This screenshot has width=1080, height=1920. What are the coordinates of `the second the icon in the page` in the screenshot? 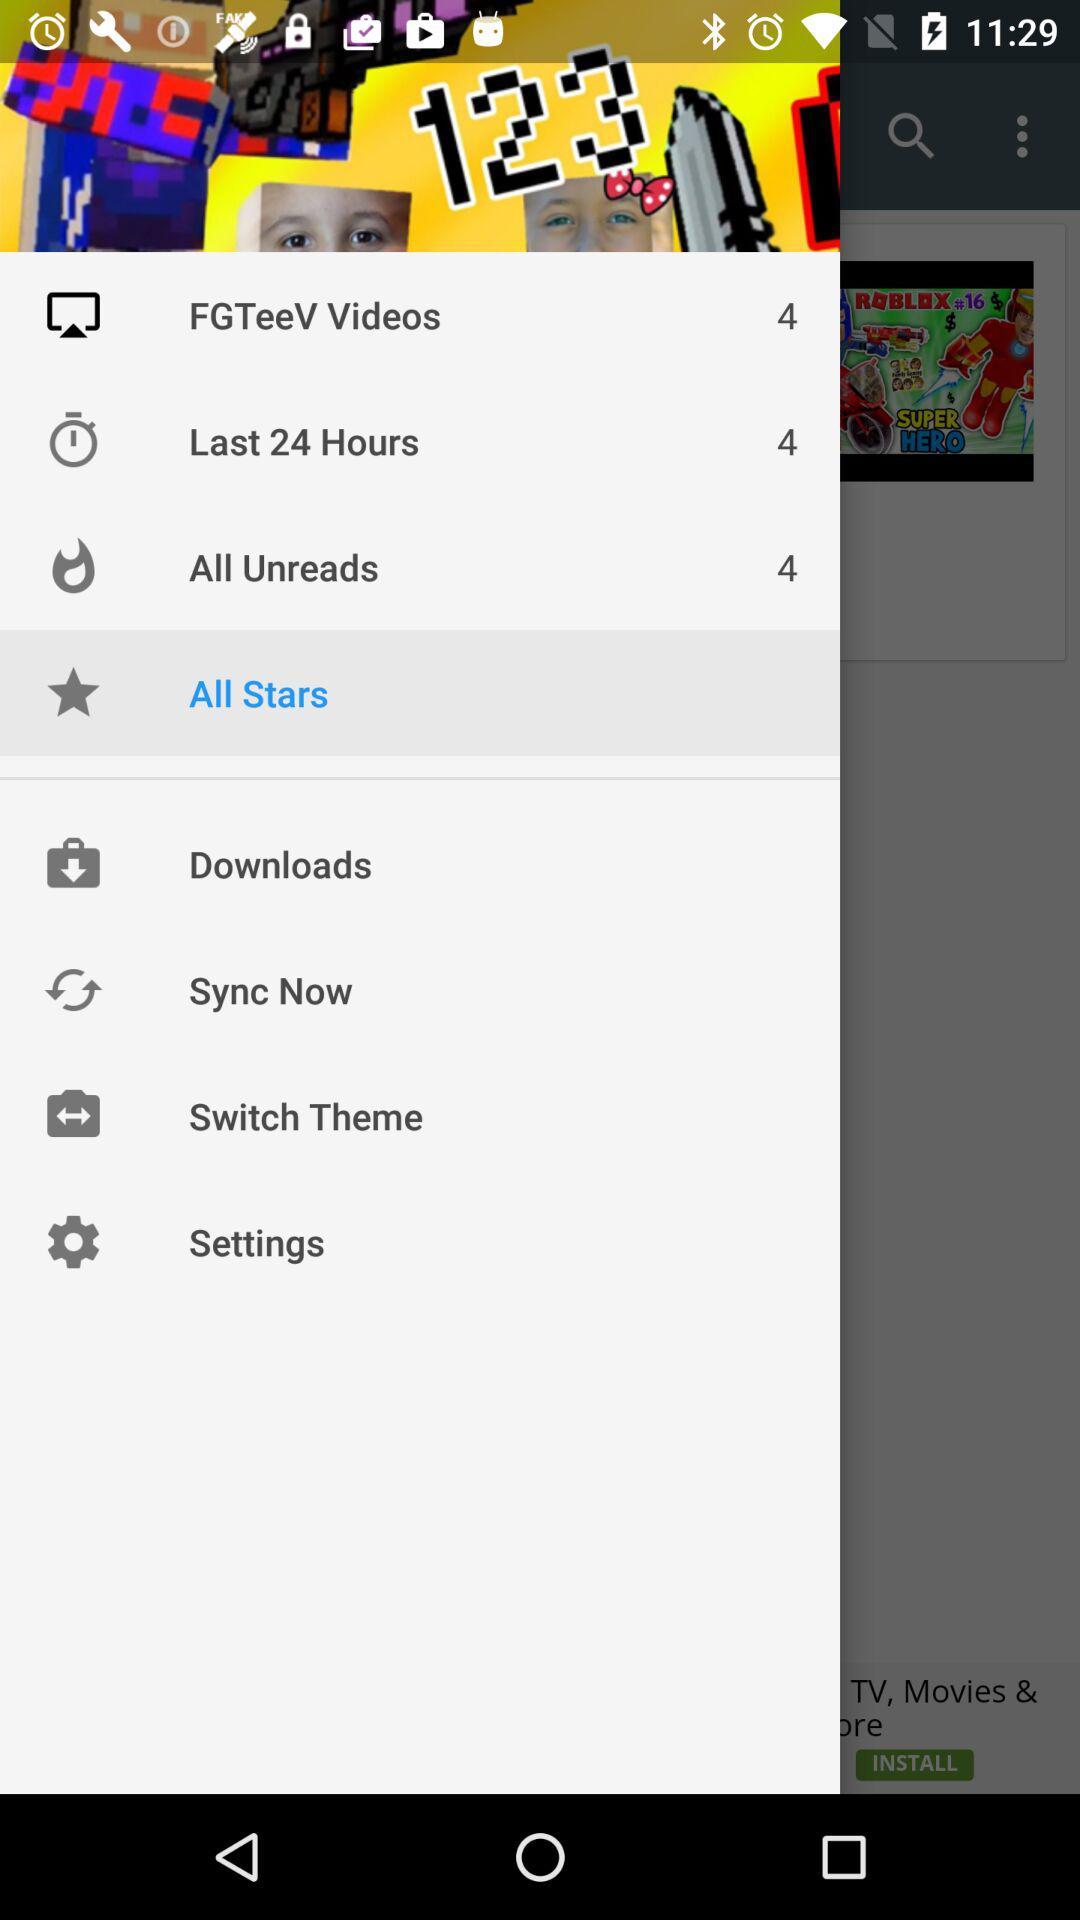 It's located at (72, 440).